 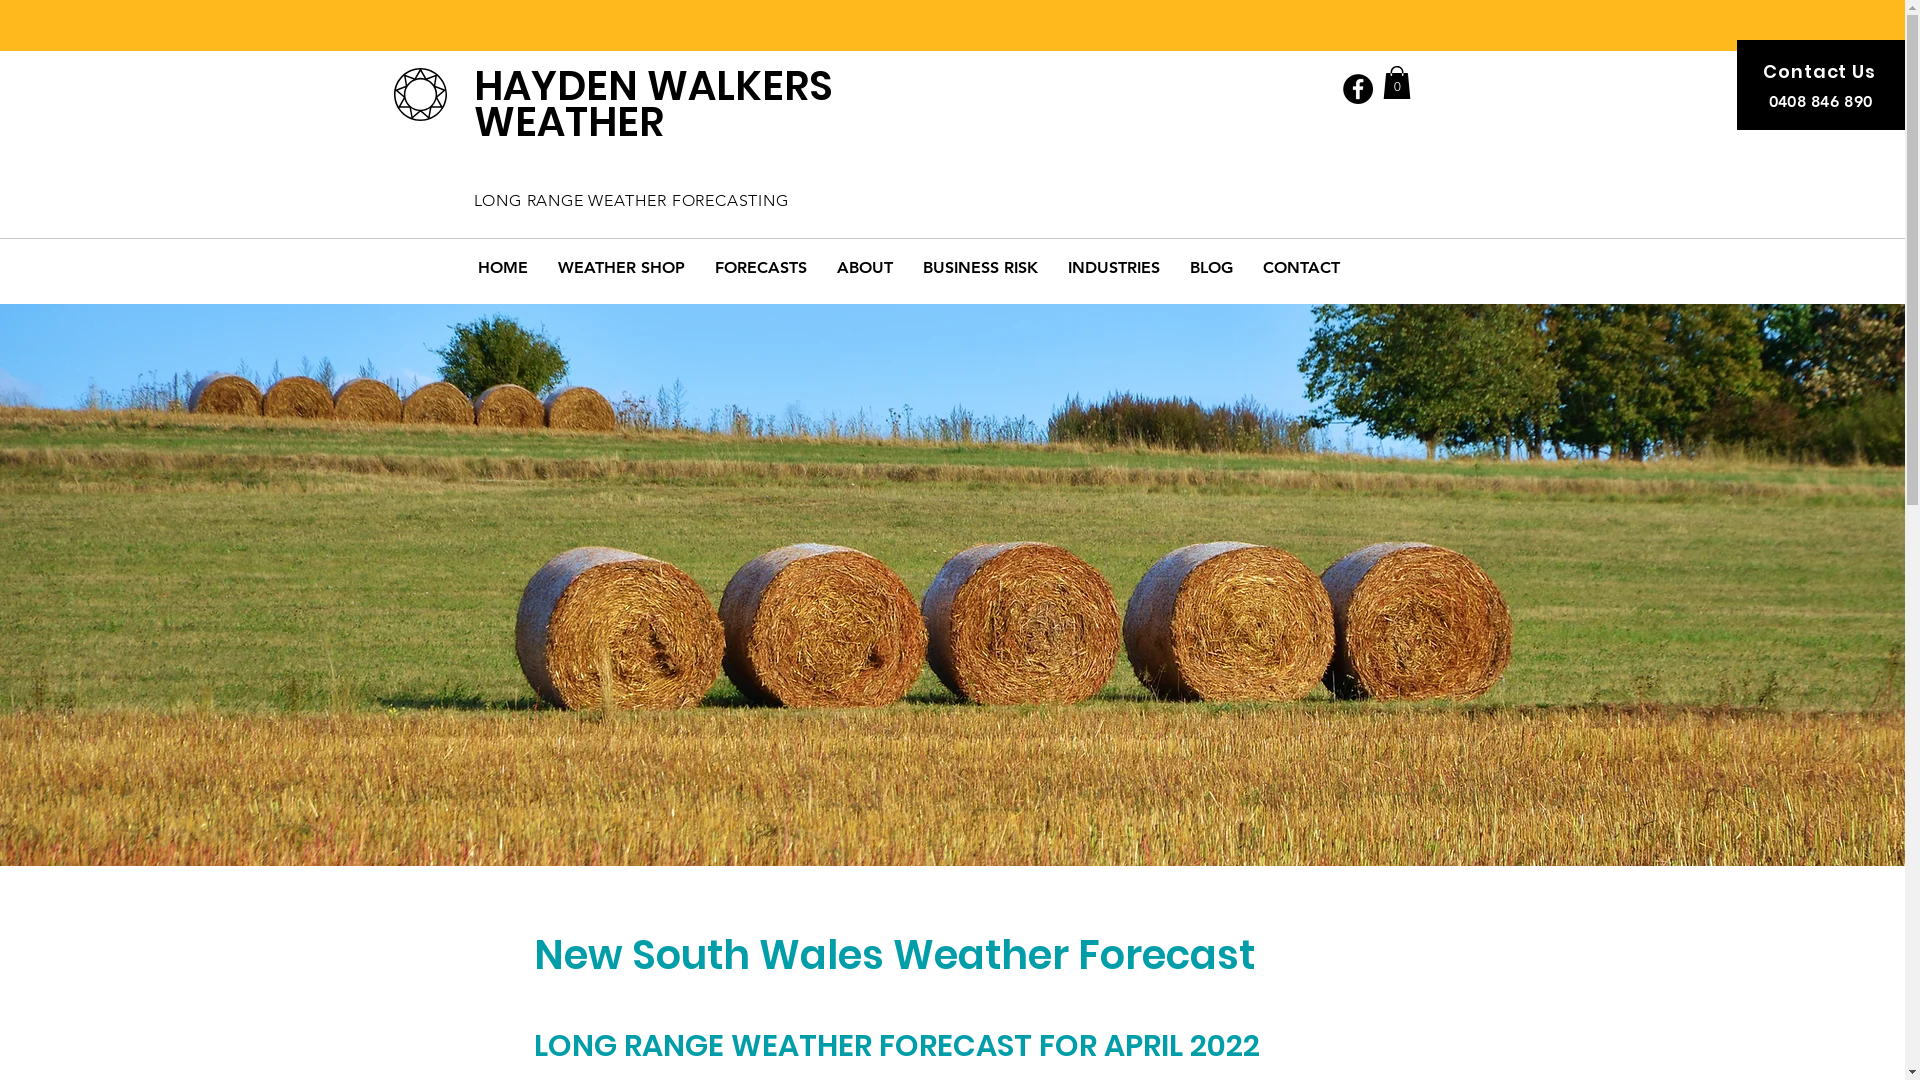 I want to click on 'CONTACT', so click(x=1247, y=266).